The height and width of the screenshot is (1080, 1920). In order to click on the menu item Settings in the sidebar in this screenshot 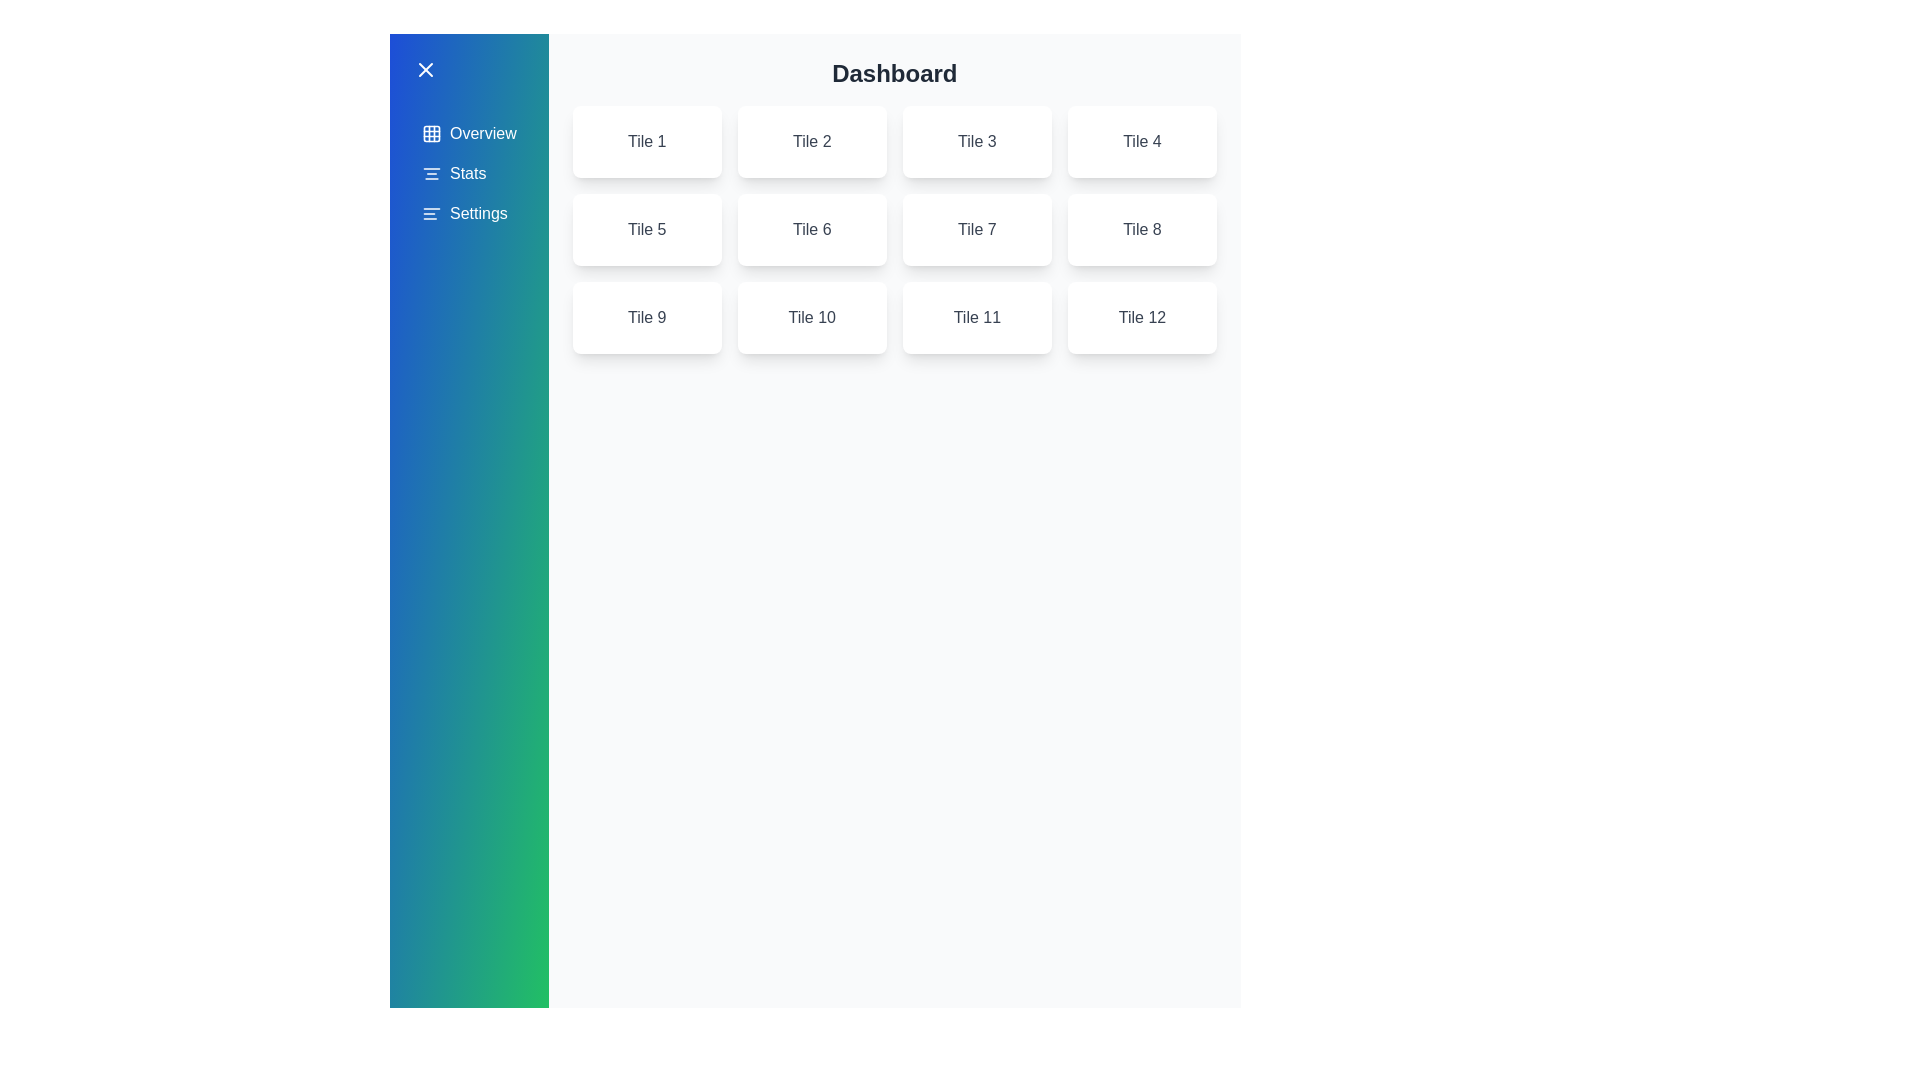, I will do `click(468, 213)`.